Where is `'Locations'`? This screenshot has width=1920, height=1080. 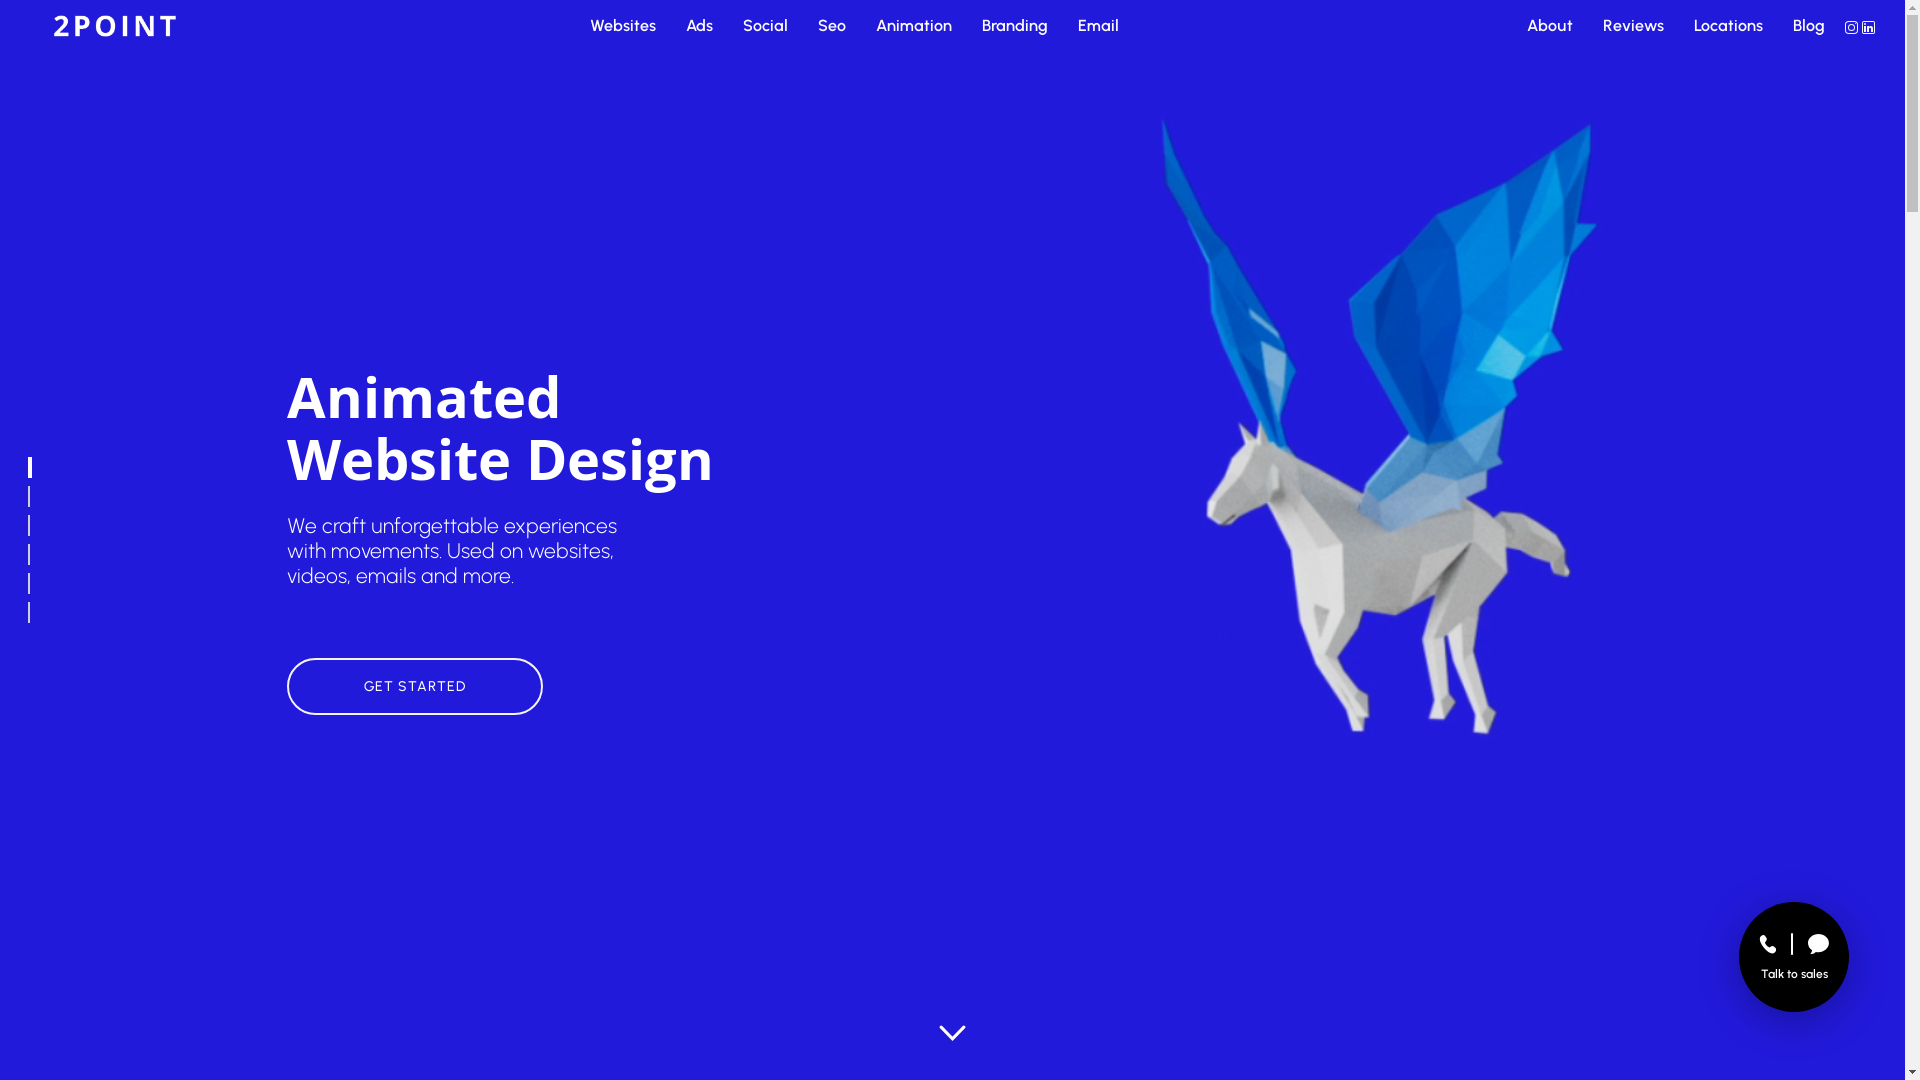 'Locations' is located at coordinates (1693, 25).